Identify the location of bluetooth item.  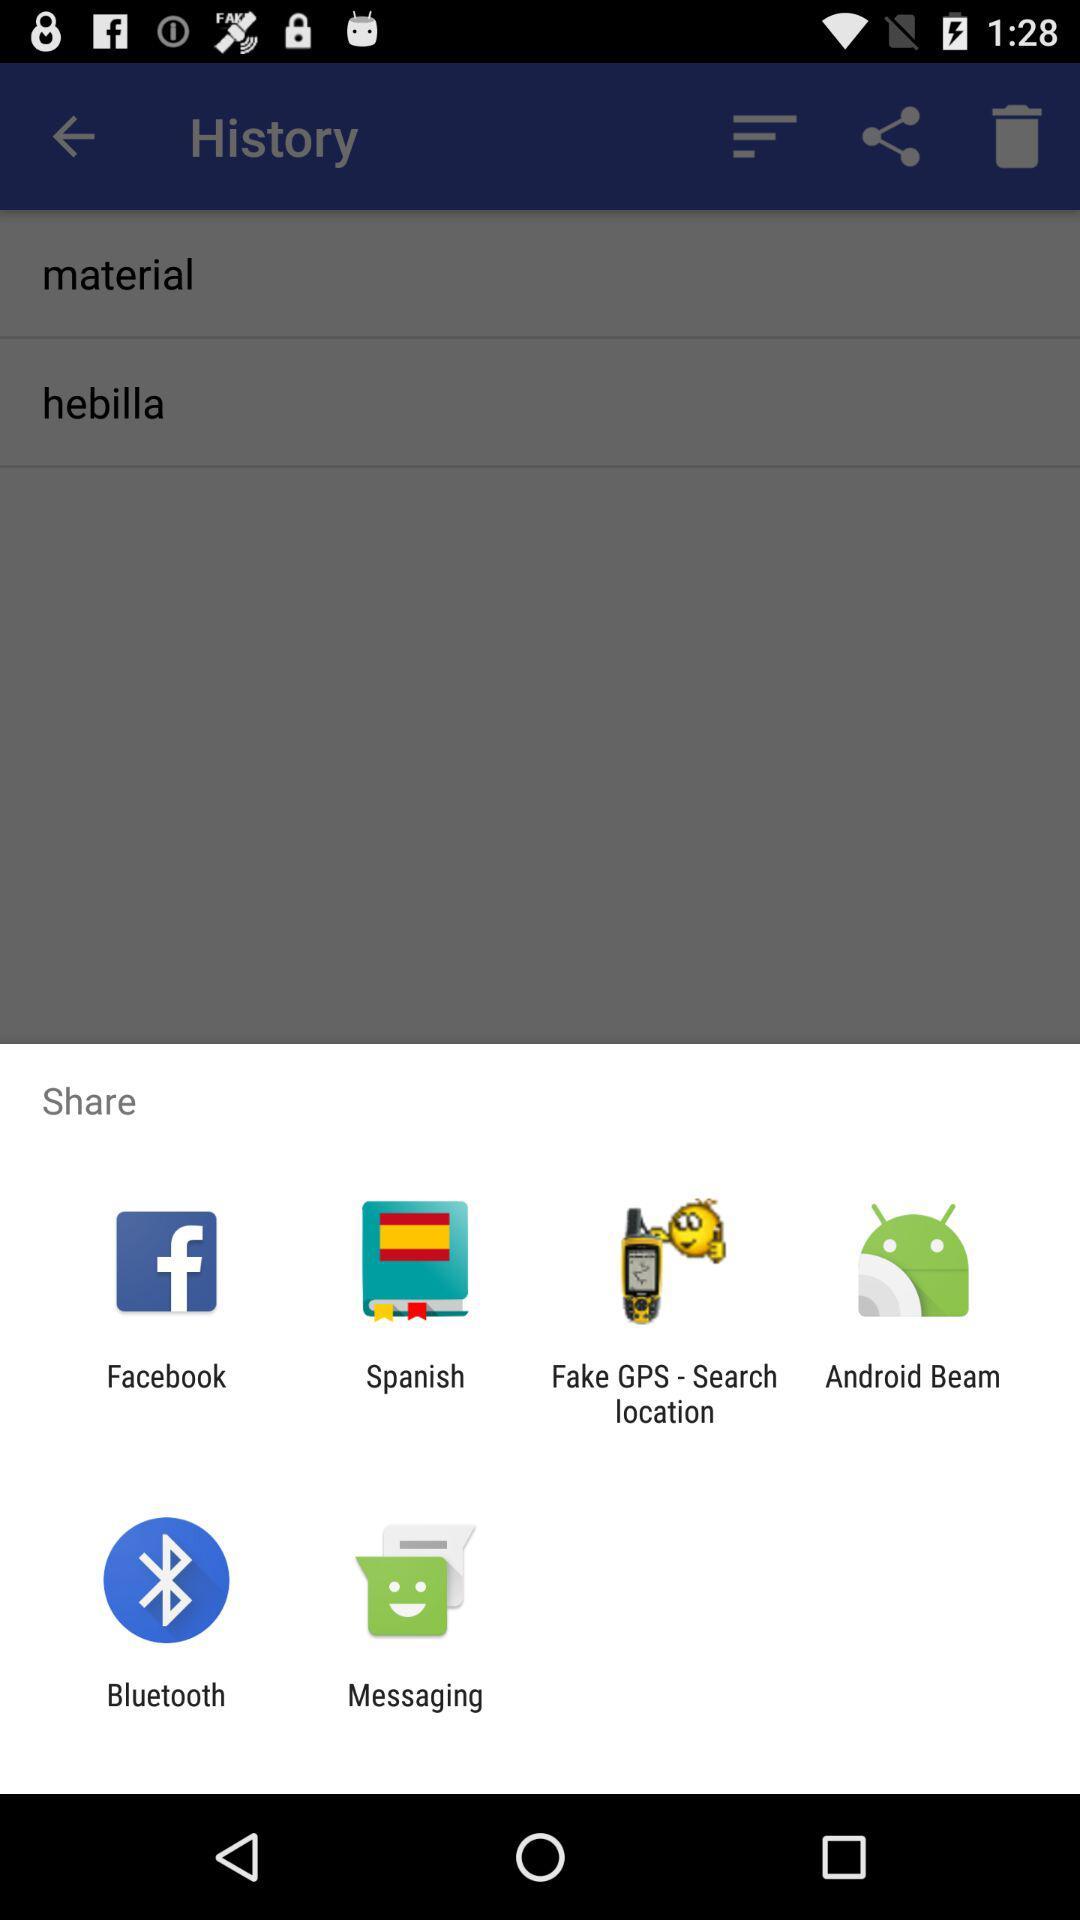
(165, 1711).